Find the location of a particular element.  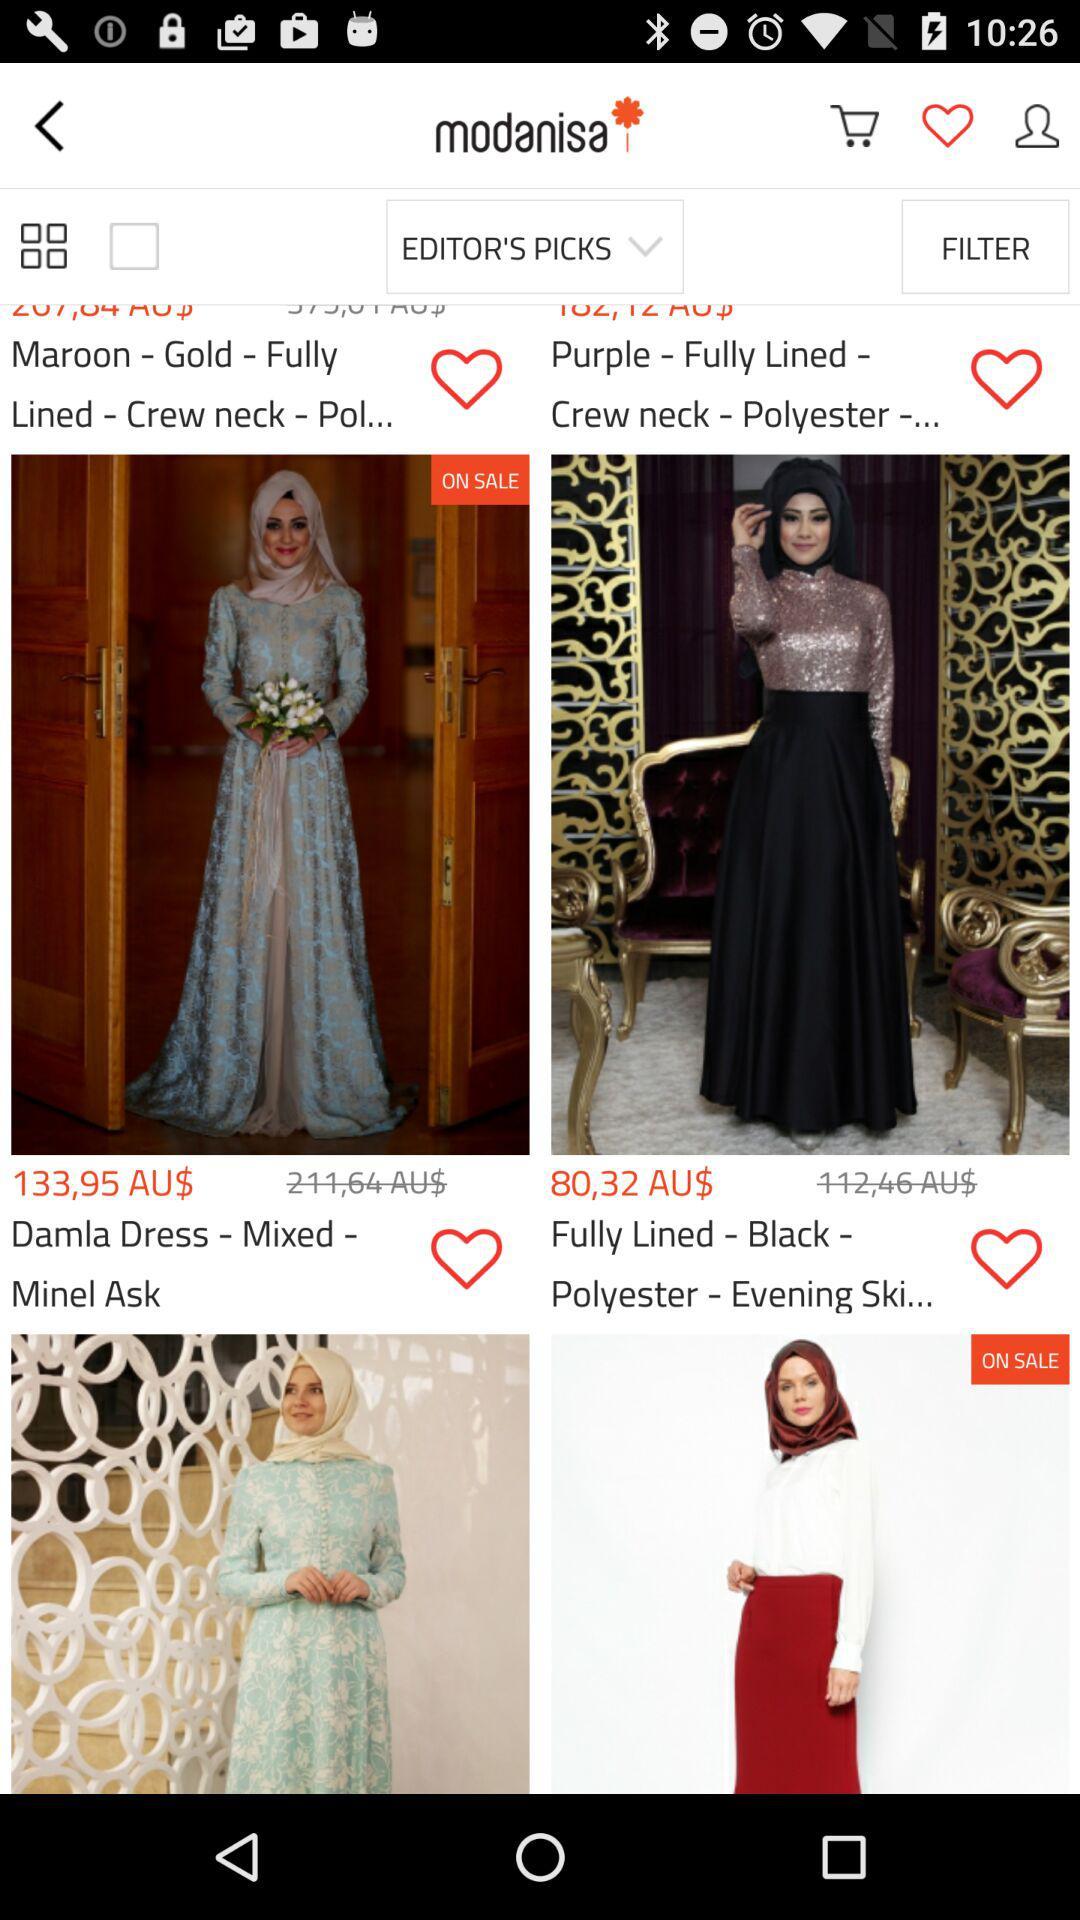

back is located at coordinates (51, 124).